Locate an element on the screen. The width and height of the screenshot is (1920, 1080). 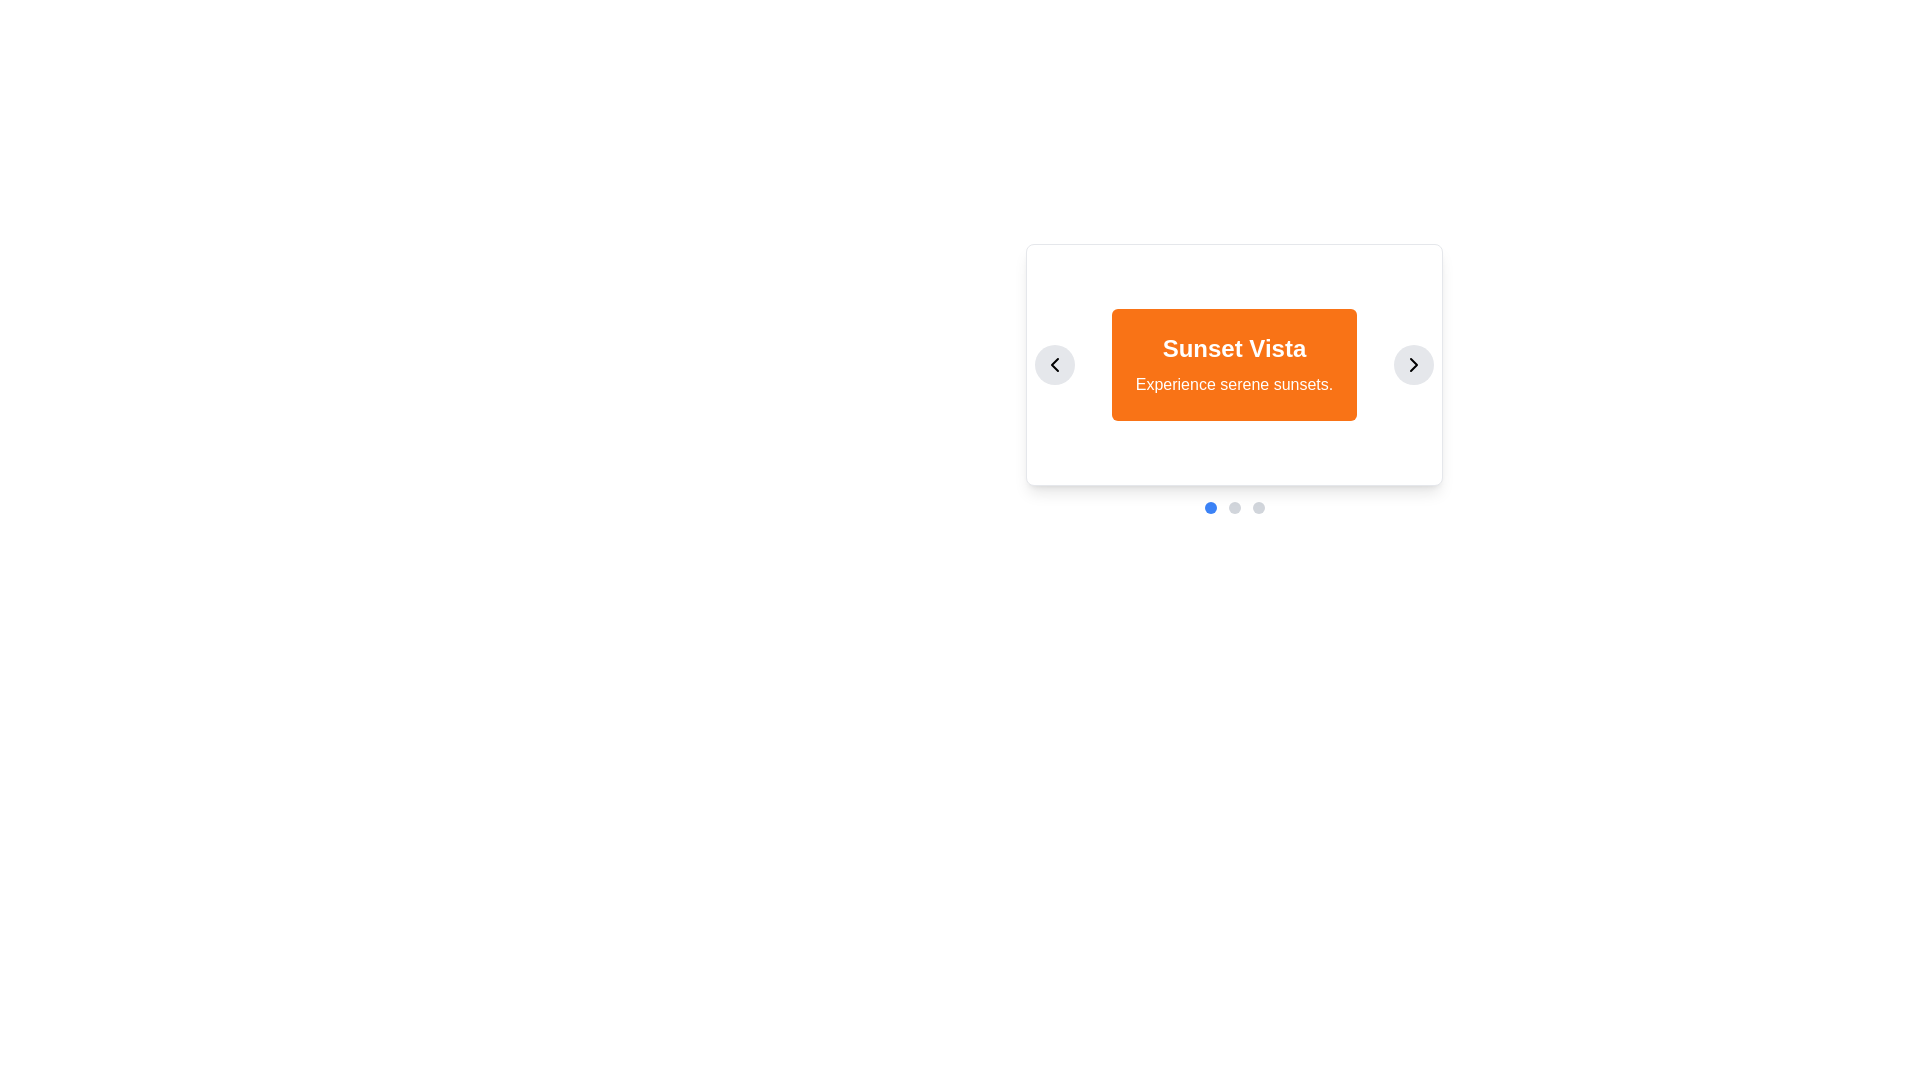
the blue circular dot navigation indicator, which is the first of three dots at the bottom center of the slide area is located at coordinates (1209, 507).